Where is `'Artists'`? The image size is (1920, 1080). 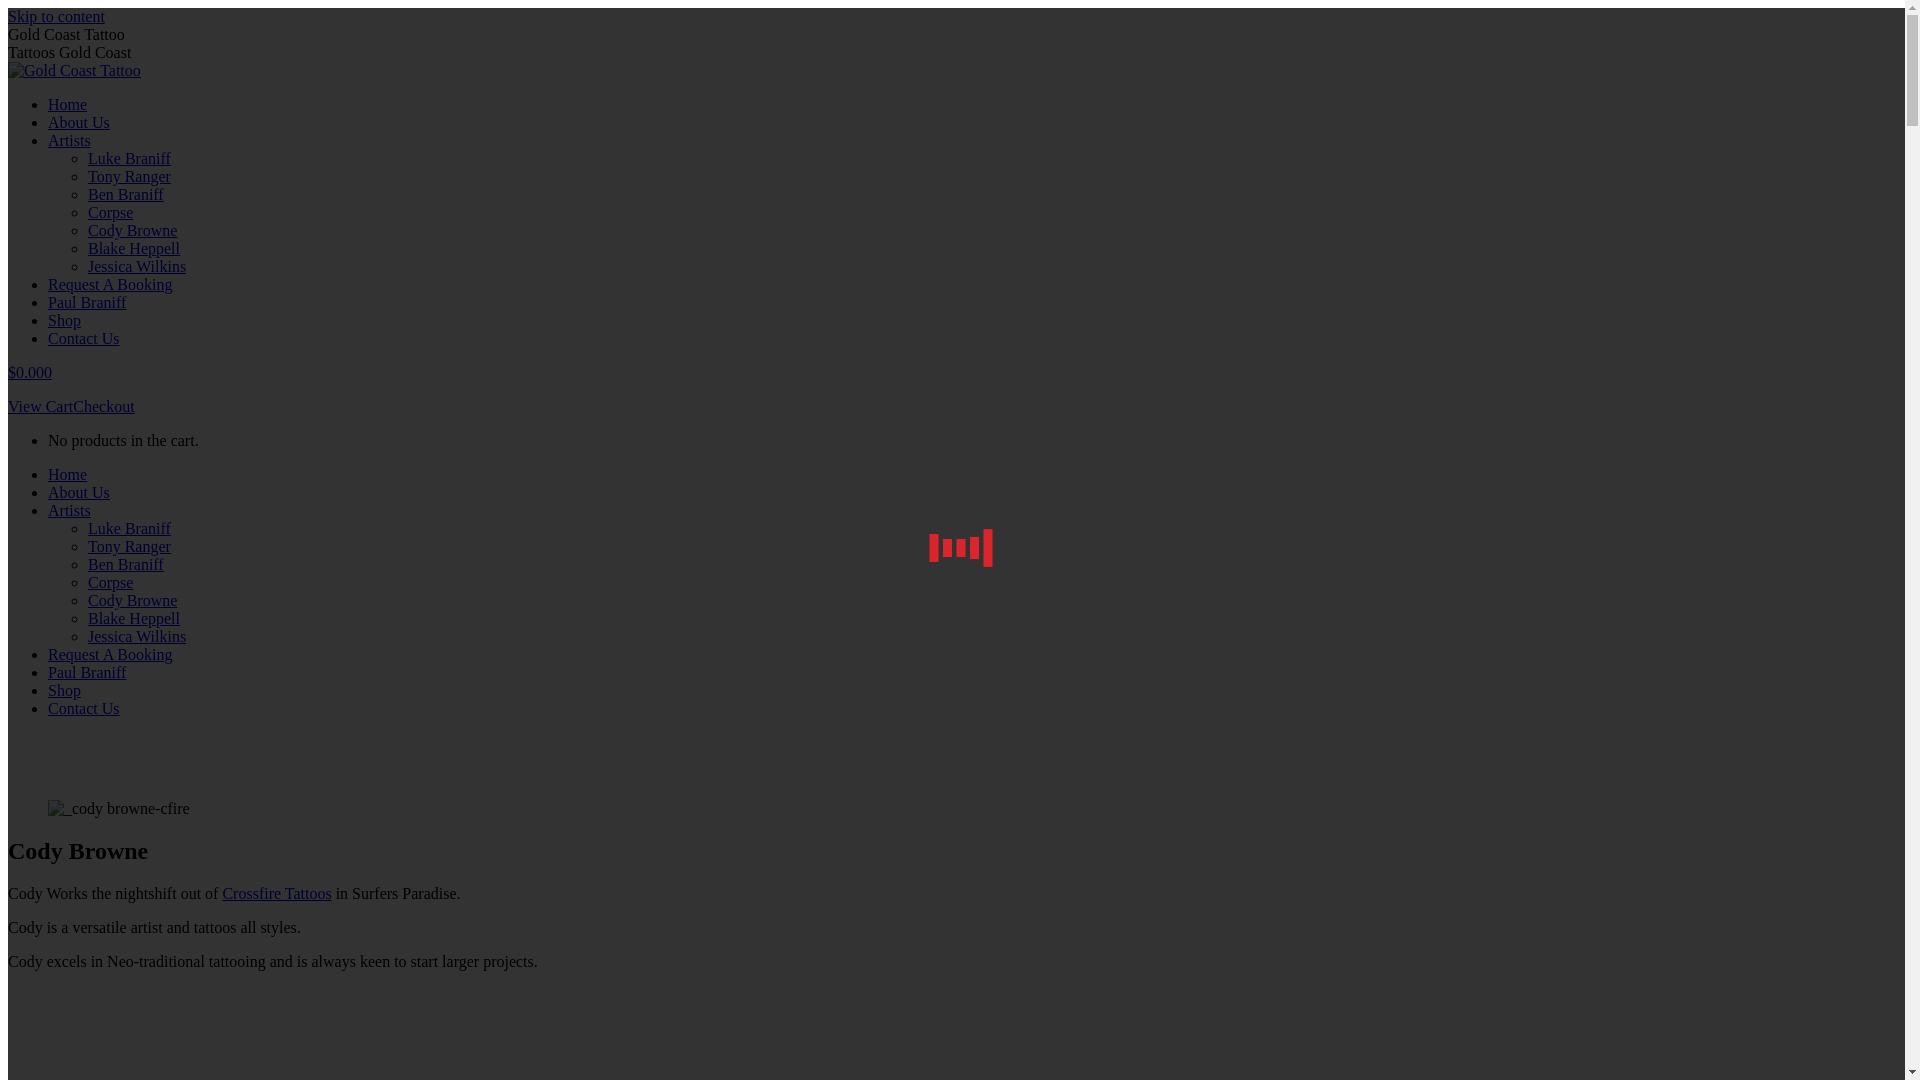
'Artists' is located at coordinates (69, 139).